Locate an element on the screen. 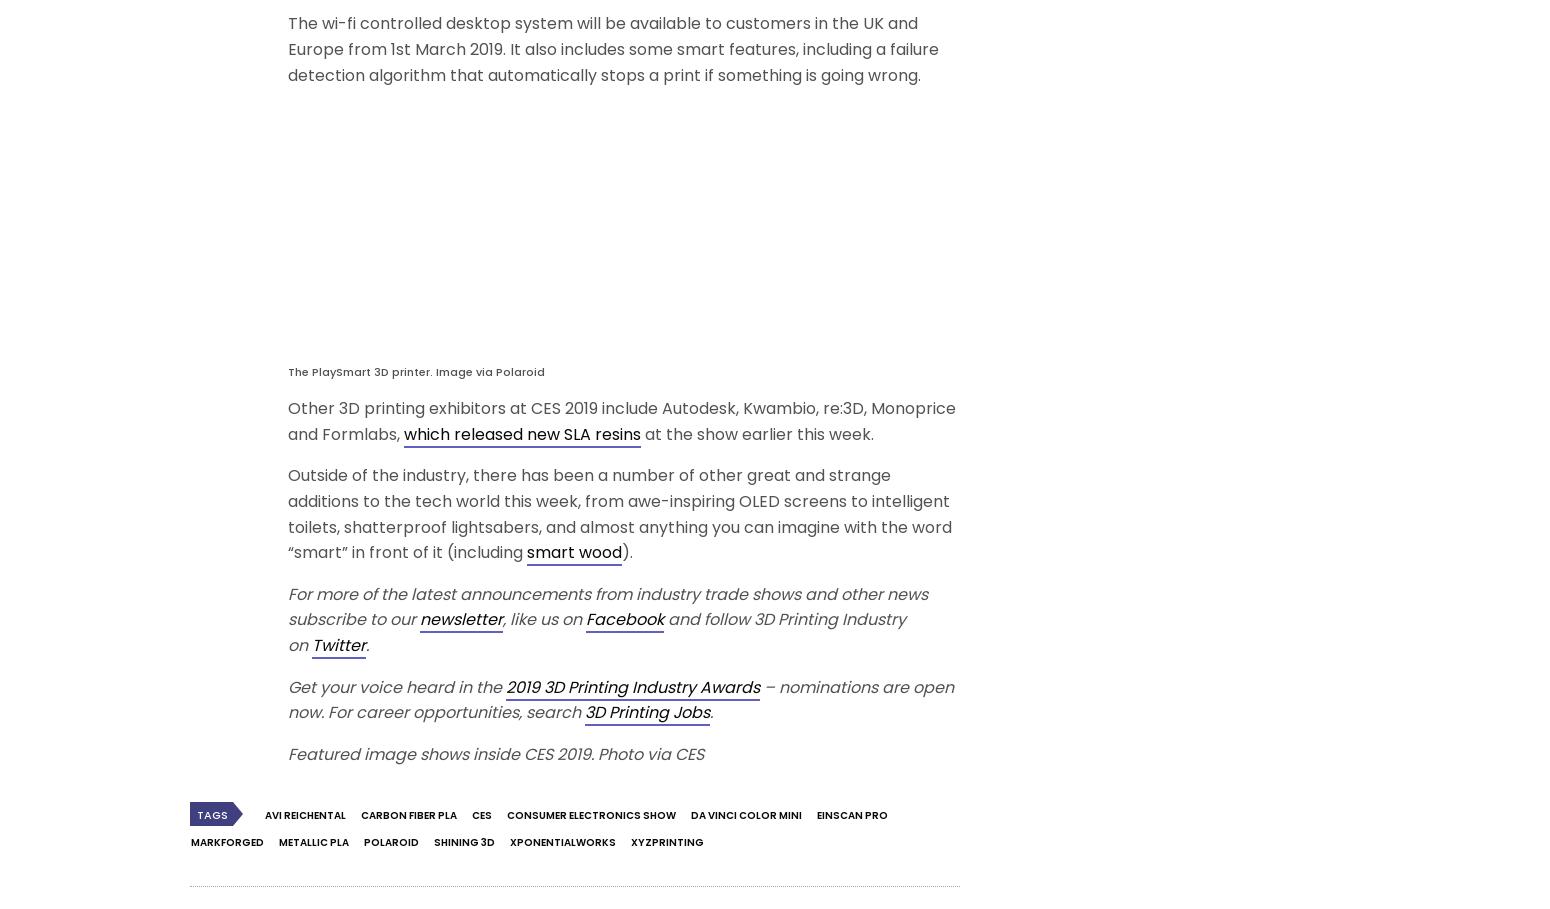 The width and height of the screenshot is (1550, 909). 'Polaroid' is located at coordinates (362, 841).